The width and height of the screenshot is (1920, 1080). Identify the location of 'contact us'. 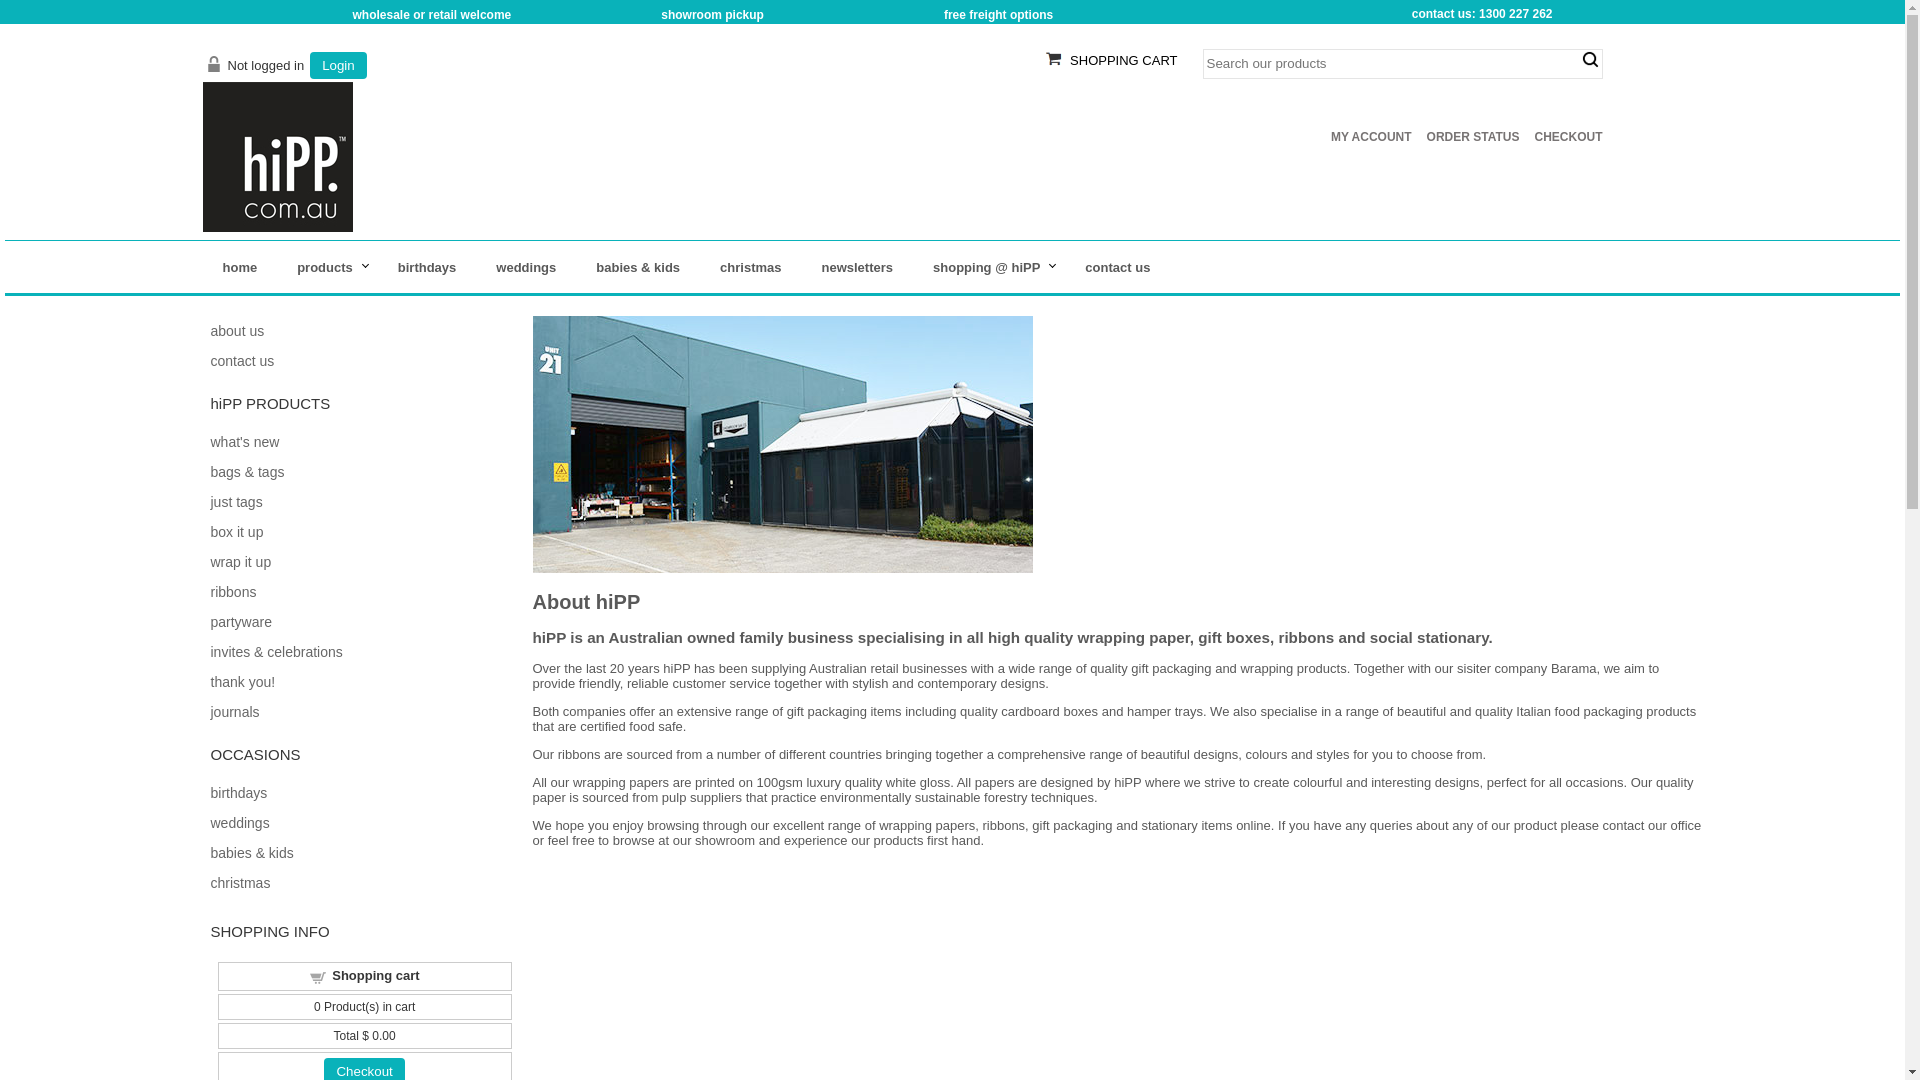
(1116, 266).